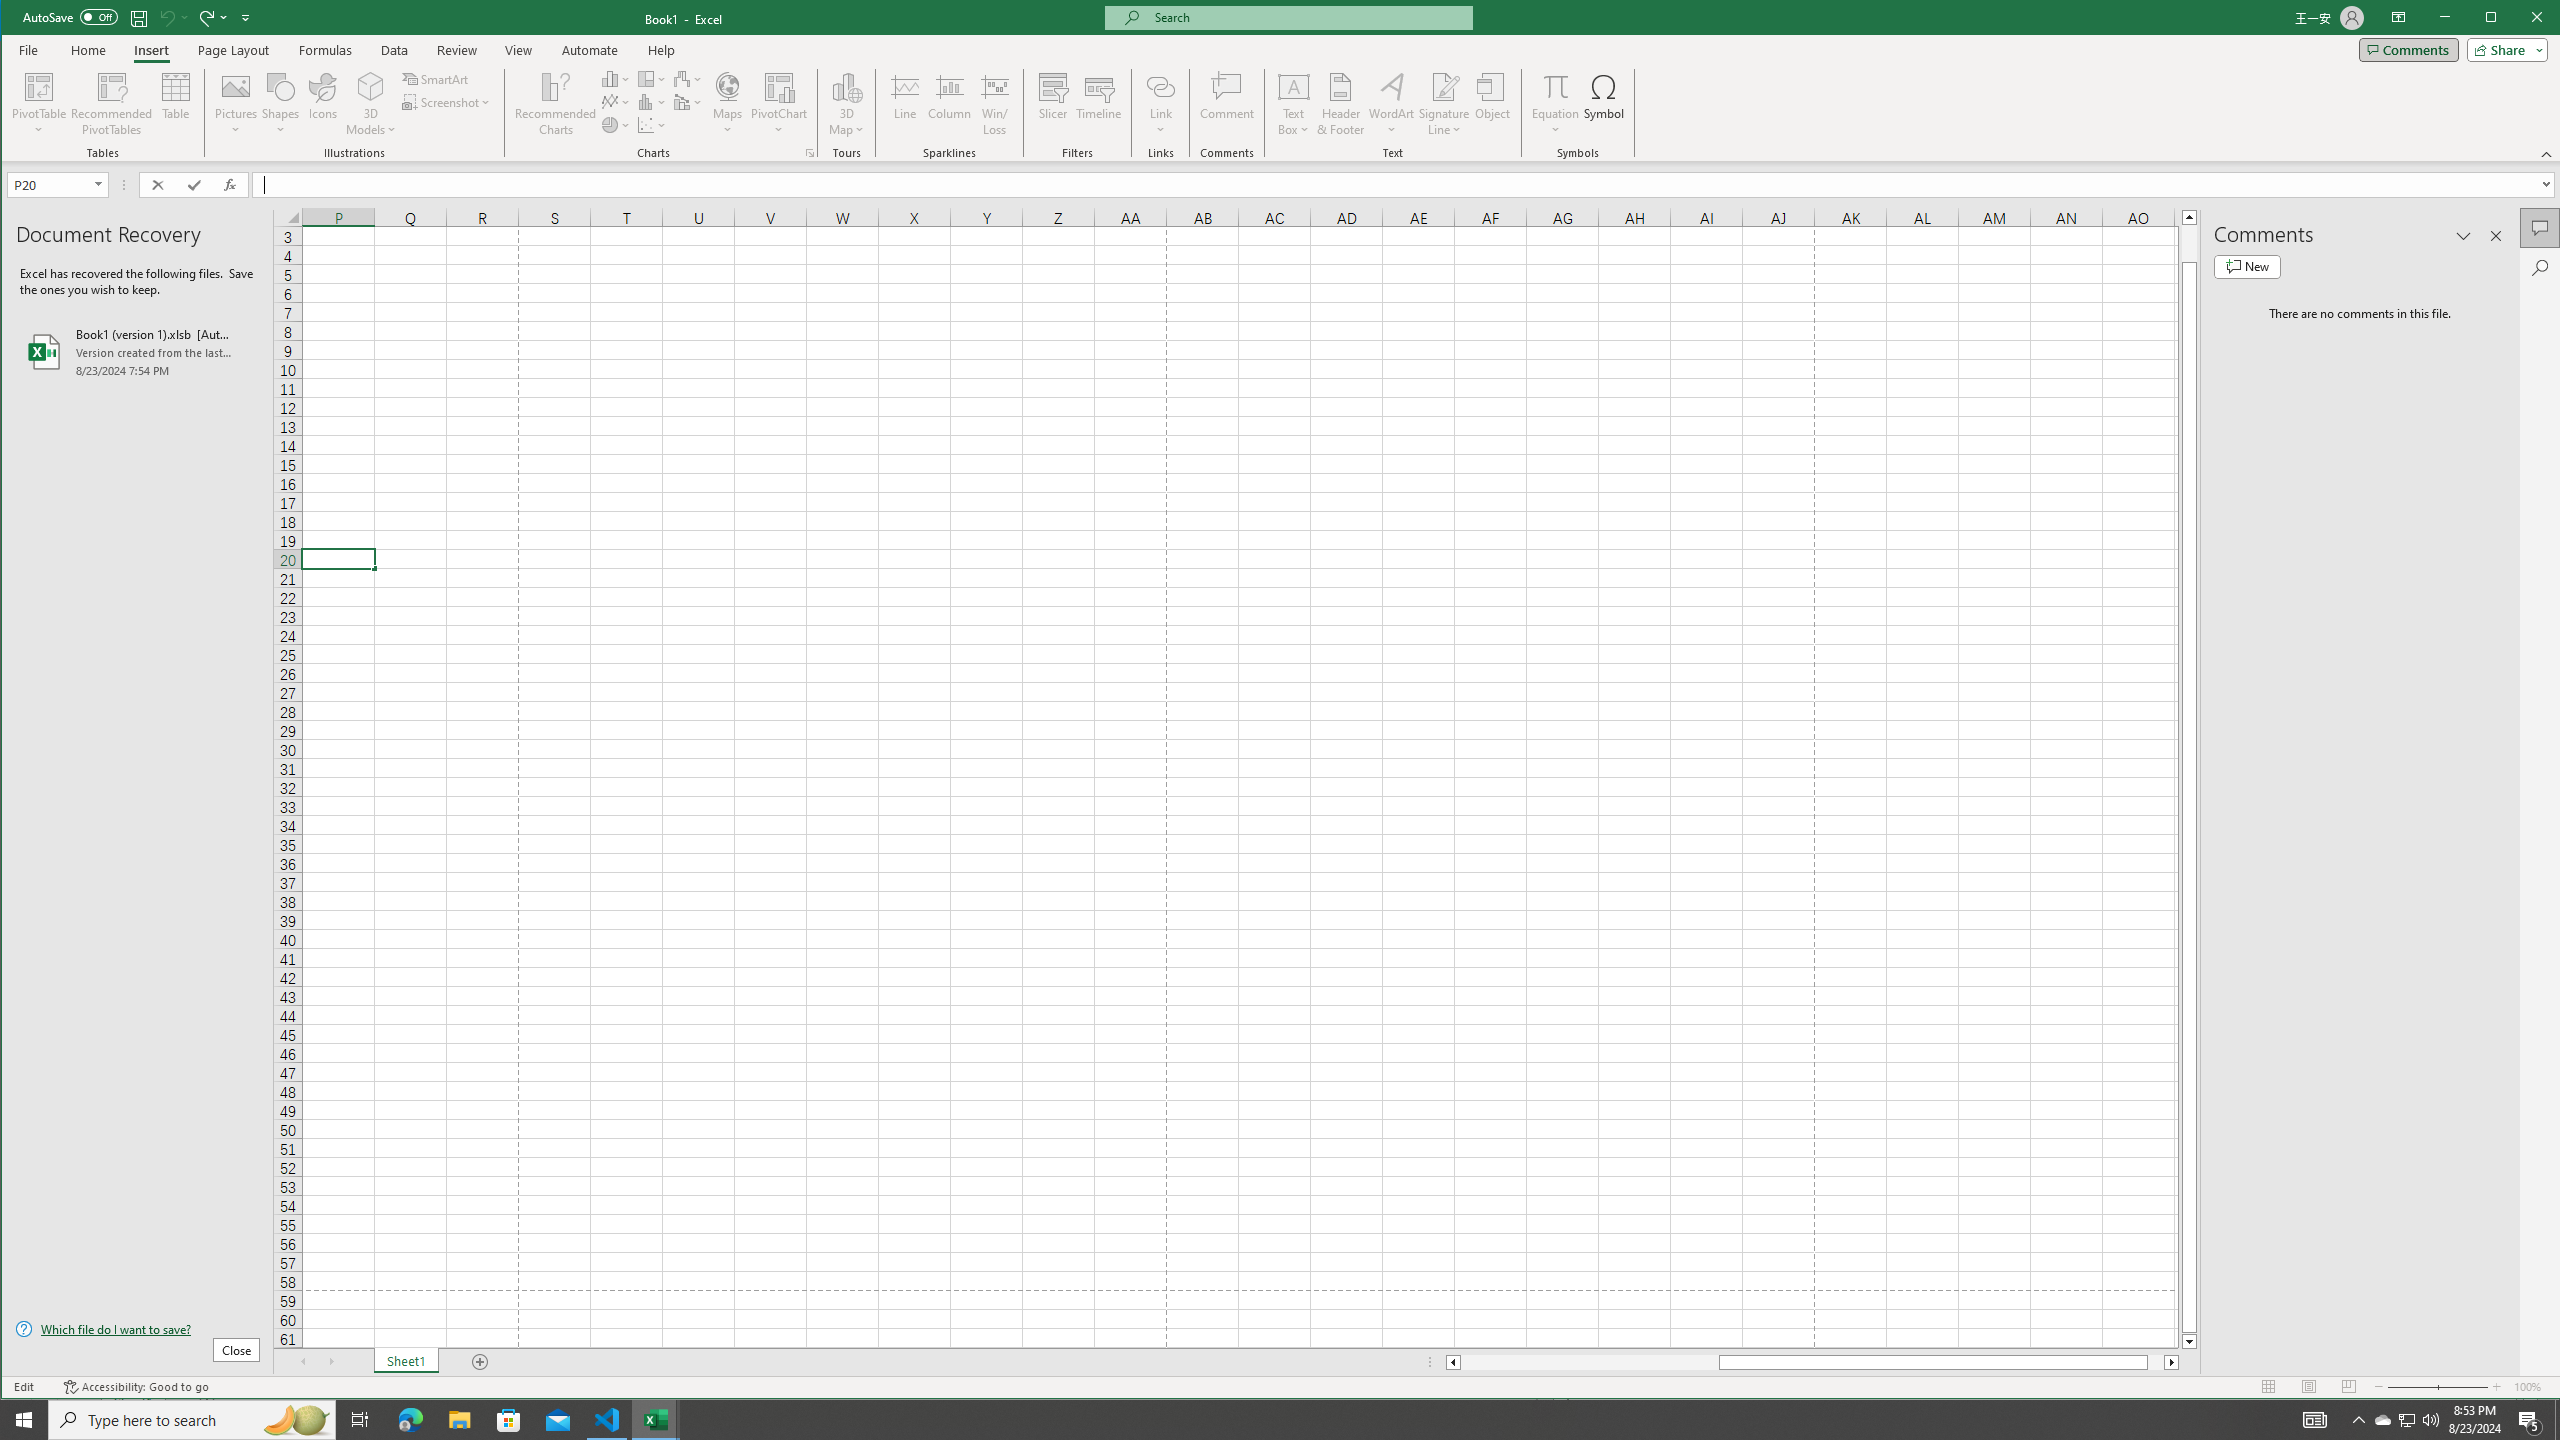 The width and height of the screenshot is (2560, 1440). Describe the element at coordinates (2315, 1418) in the screenshot. I see `'AutomationID: 4105'` at that location.